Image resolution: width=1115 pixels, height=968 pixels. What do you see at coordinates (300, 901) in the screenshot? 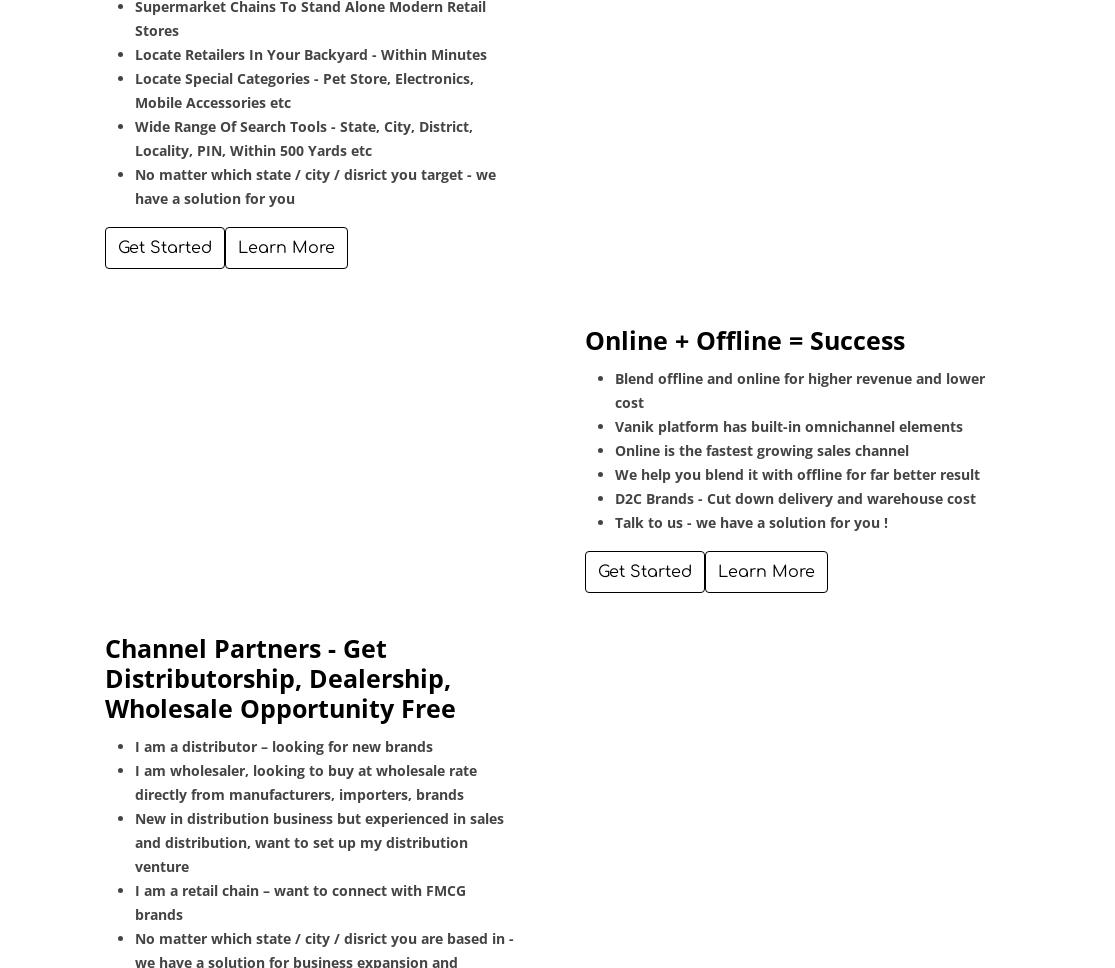
I see `'I am a retail chain – want to connect with FMCG brands'` at bounding box center [300, 901].